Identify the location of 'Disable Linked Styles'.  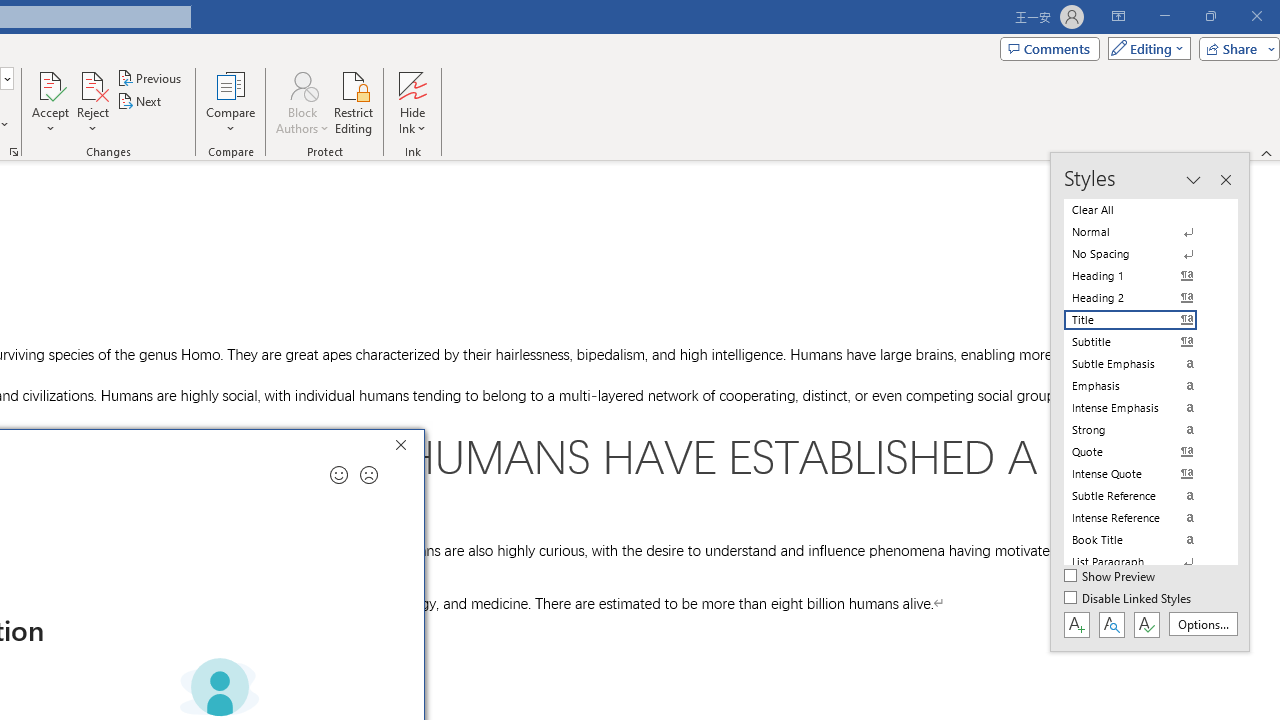
(1129, 598).